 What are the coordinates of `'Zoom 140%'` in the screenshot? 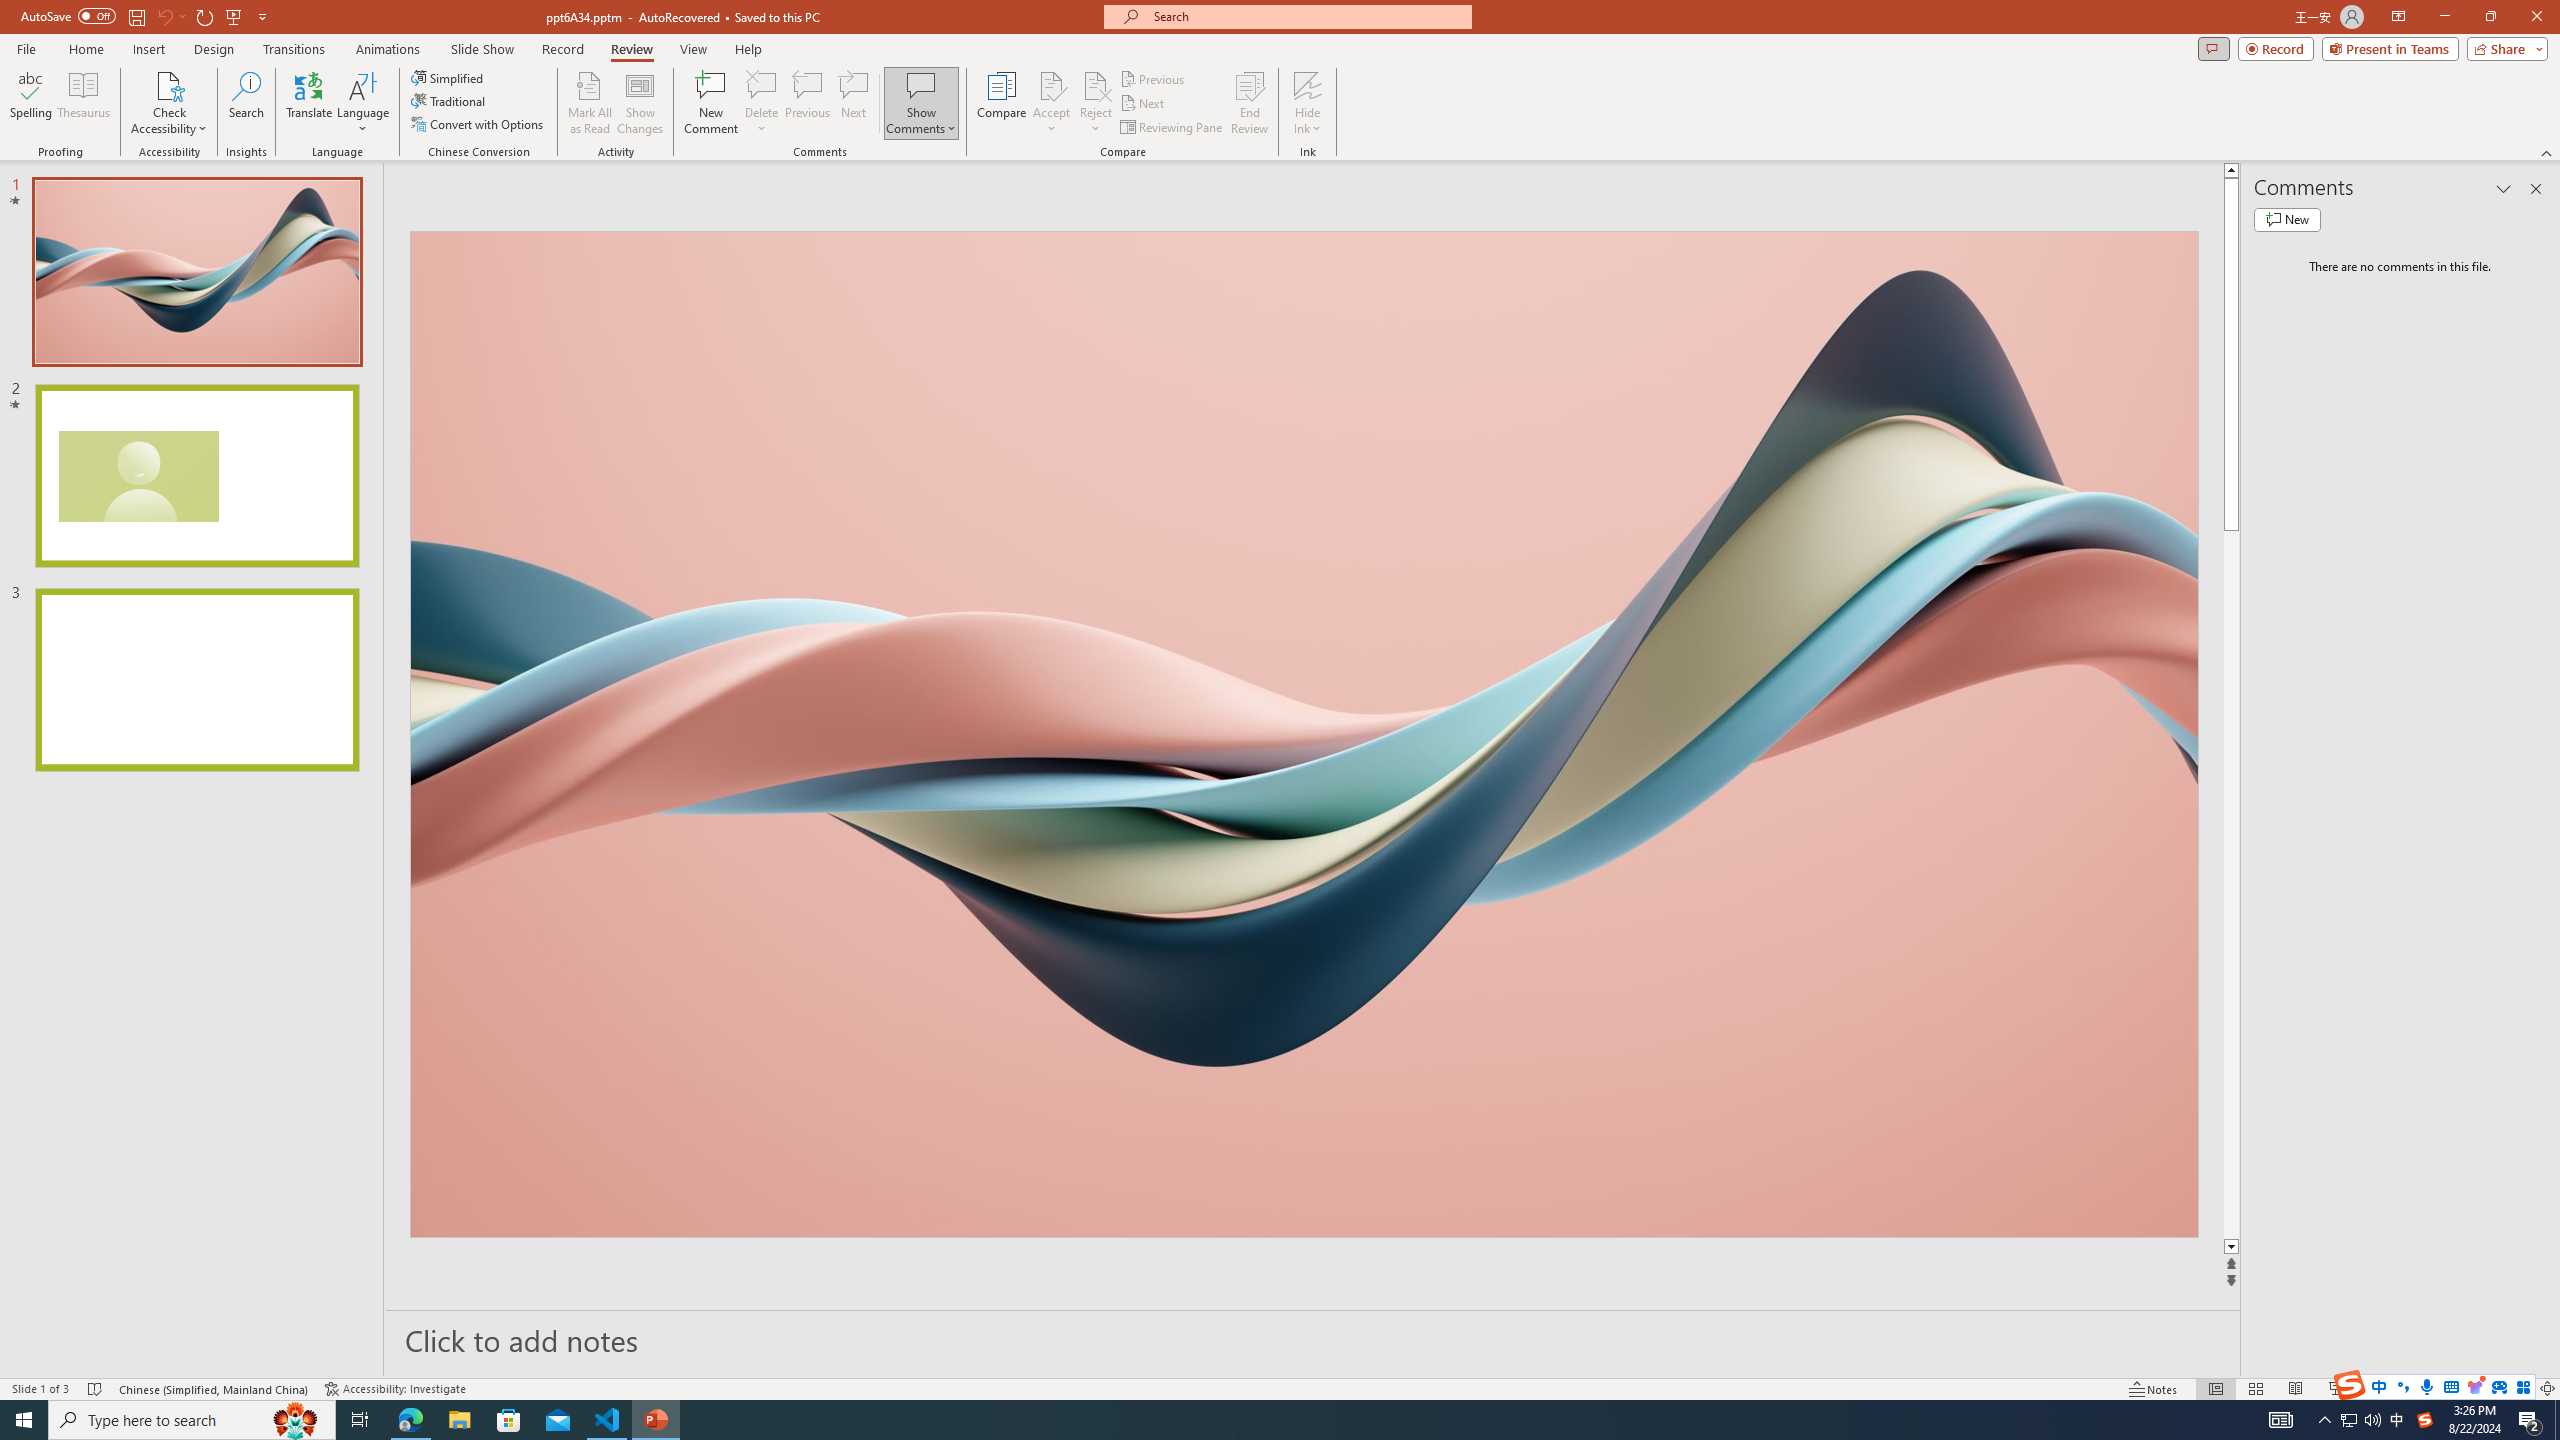 It's located at (2515, 1389).